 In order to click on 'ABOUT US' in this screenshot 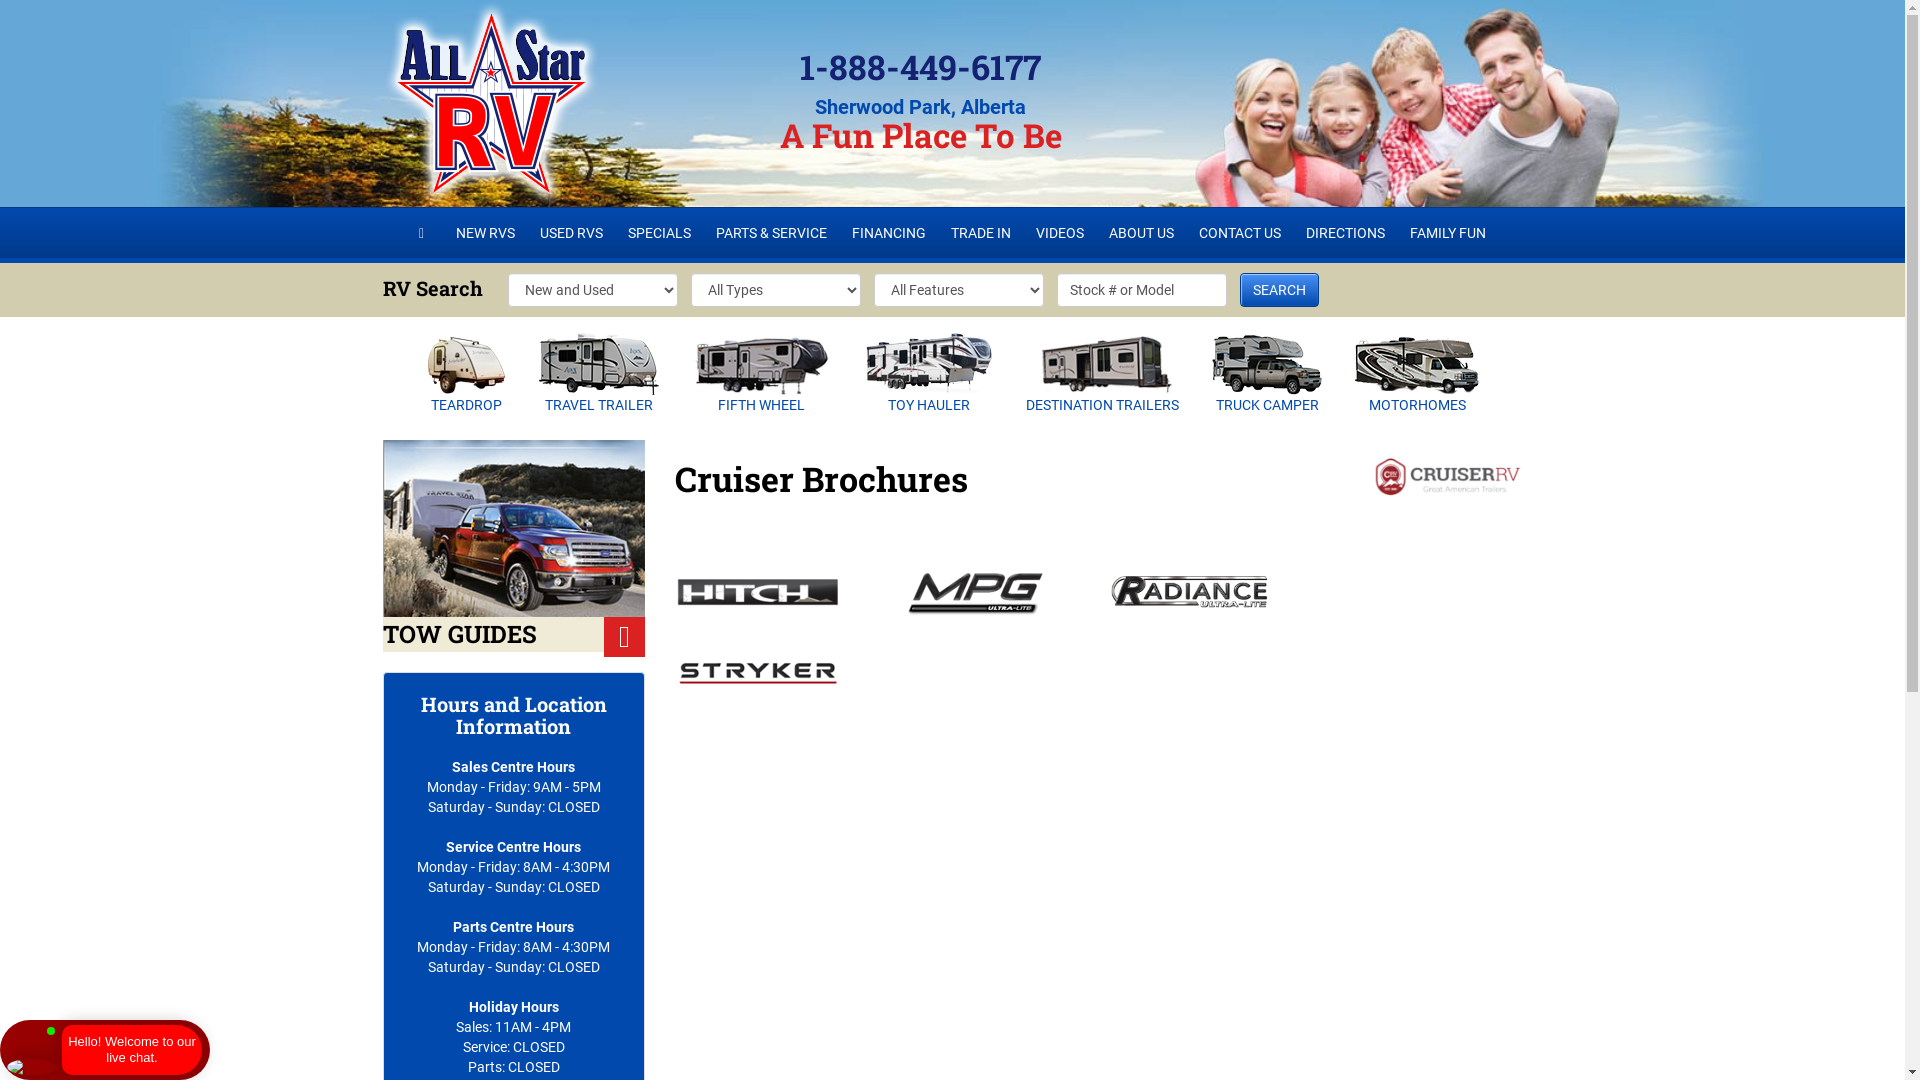, I will do `click(1141, 231)`.